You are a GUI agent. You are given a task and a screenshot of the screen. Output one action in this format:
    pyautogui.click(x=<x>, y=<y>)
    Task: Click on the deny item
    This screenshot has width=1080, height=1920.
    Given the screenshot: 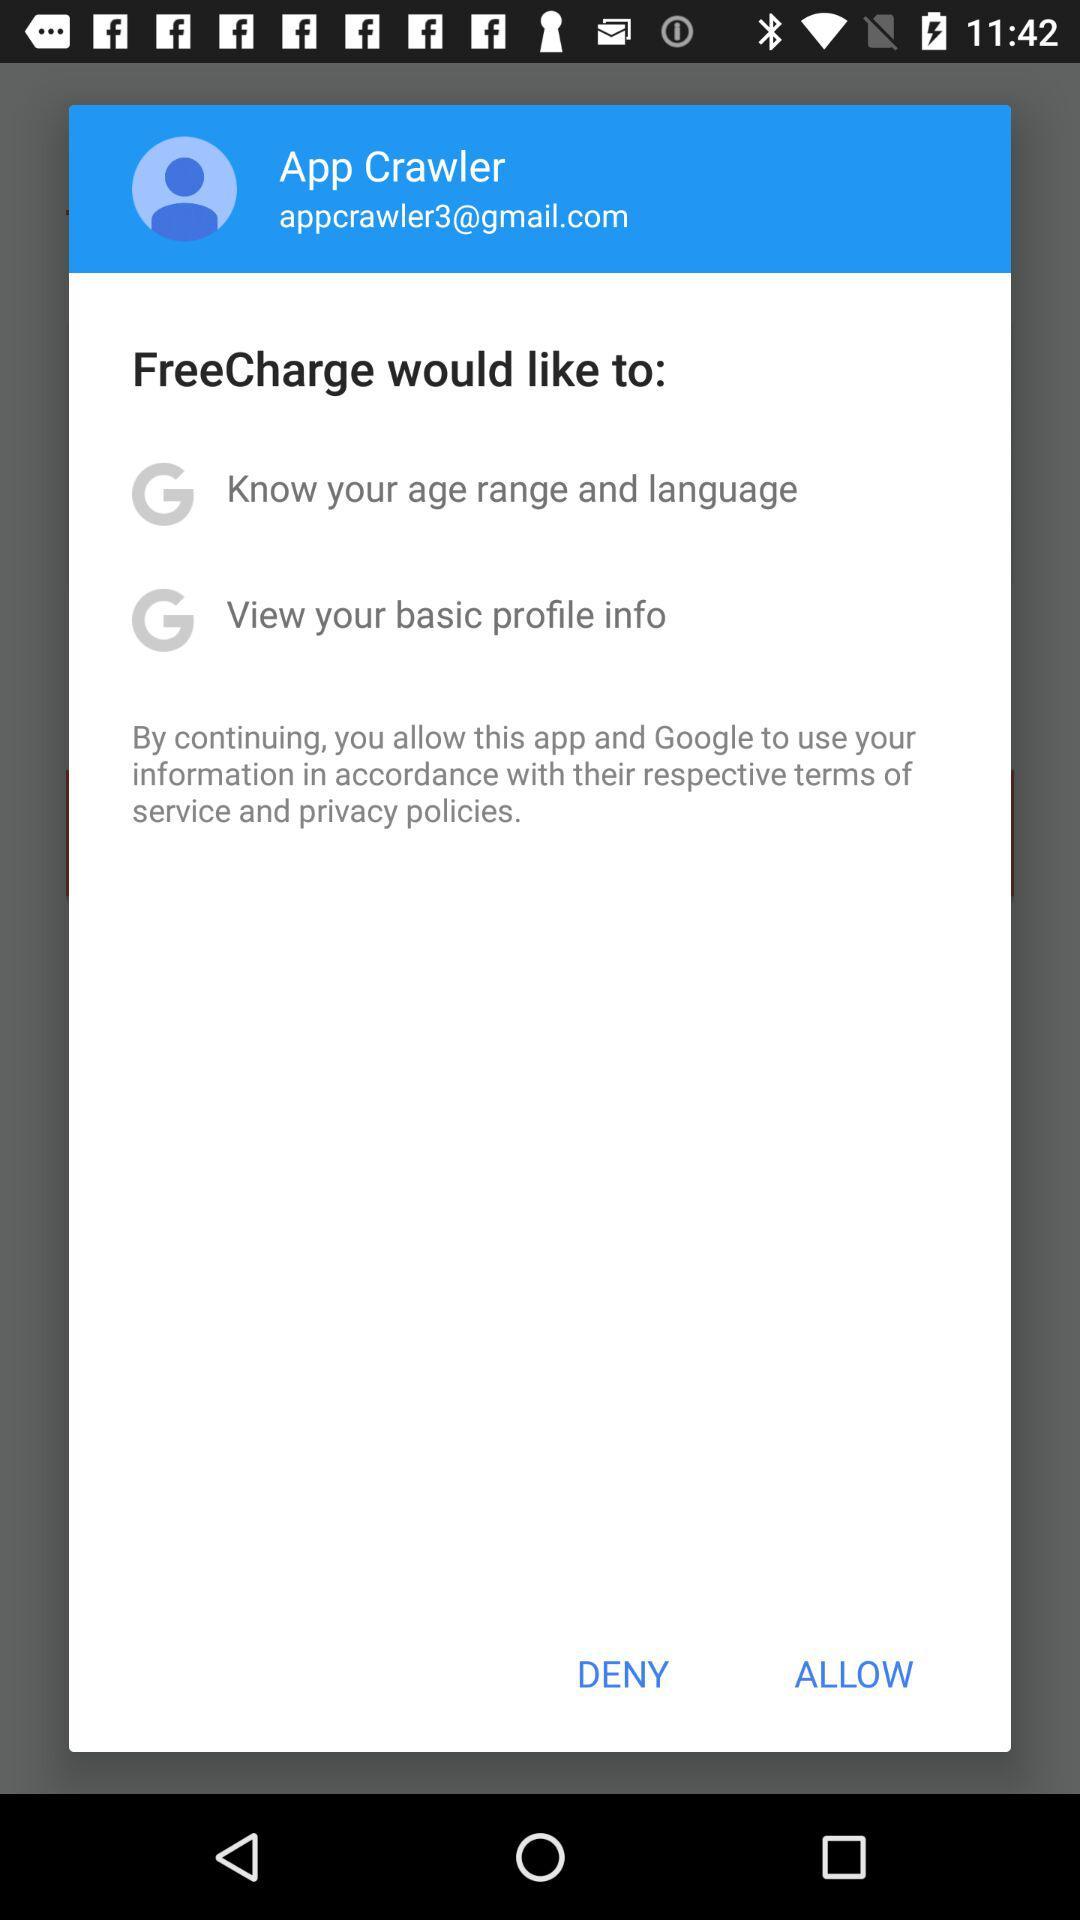 What is the action you would take?
    pyautogui.click(x=621, y=1673)
    